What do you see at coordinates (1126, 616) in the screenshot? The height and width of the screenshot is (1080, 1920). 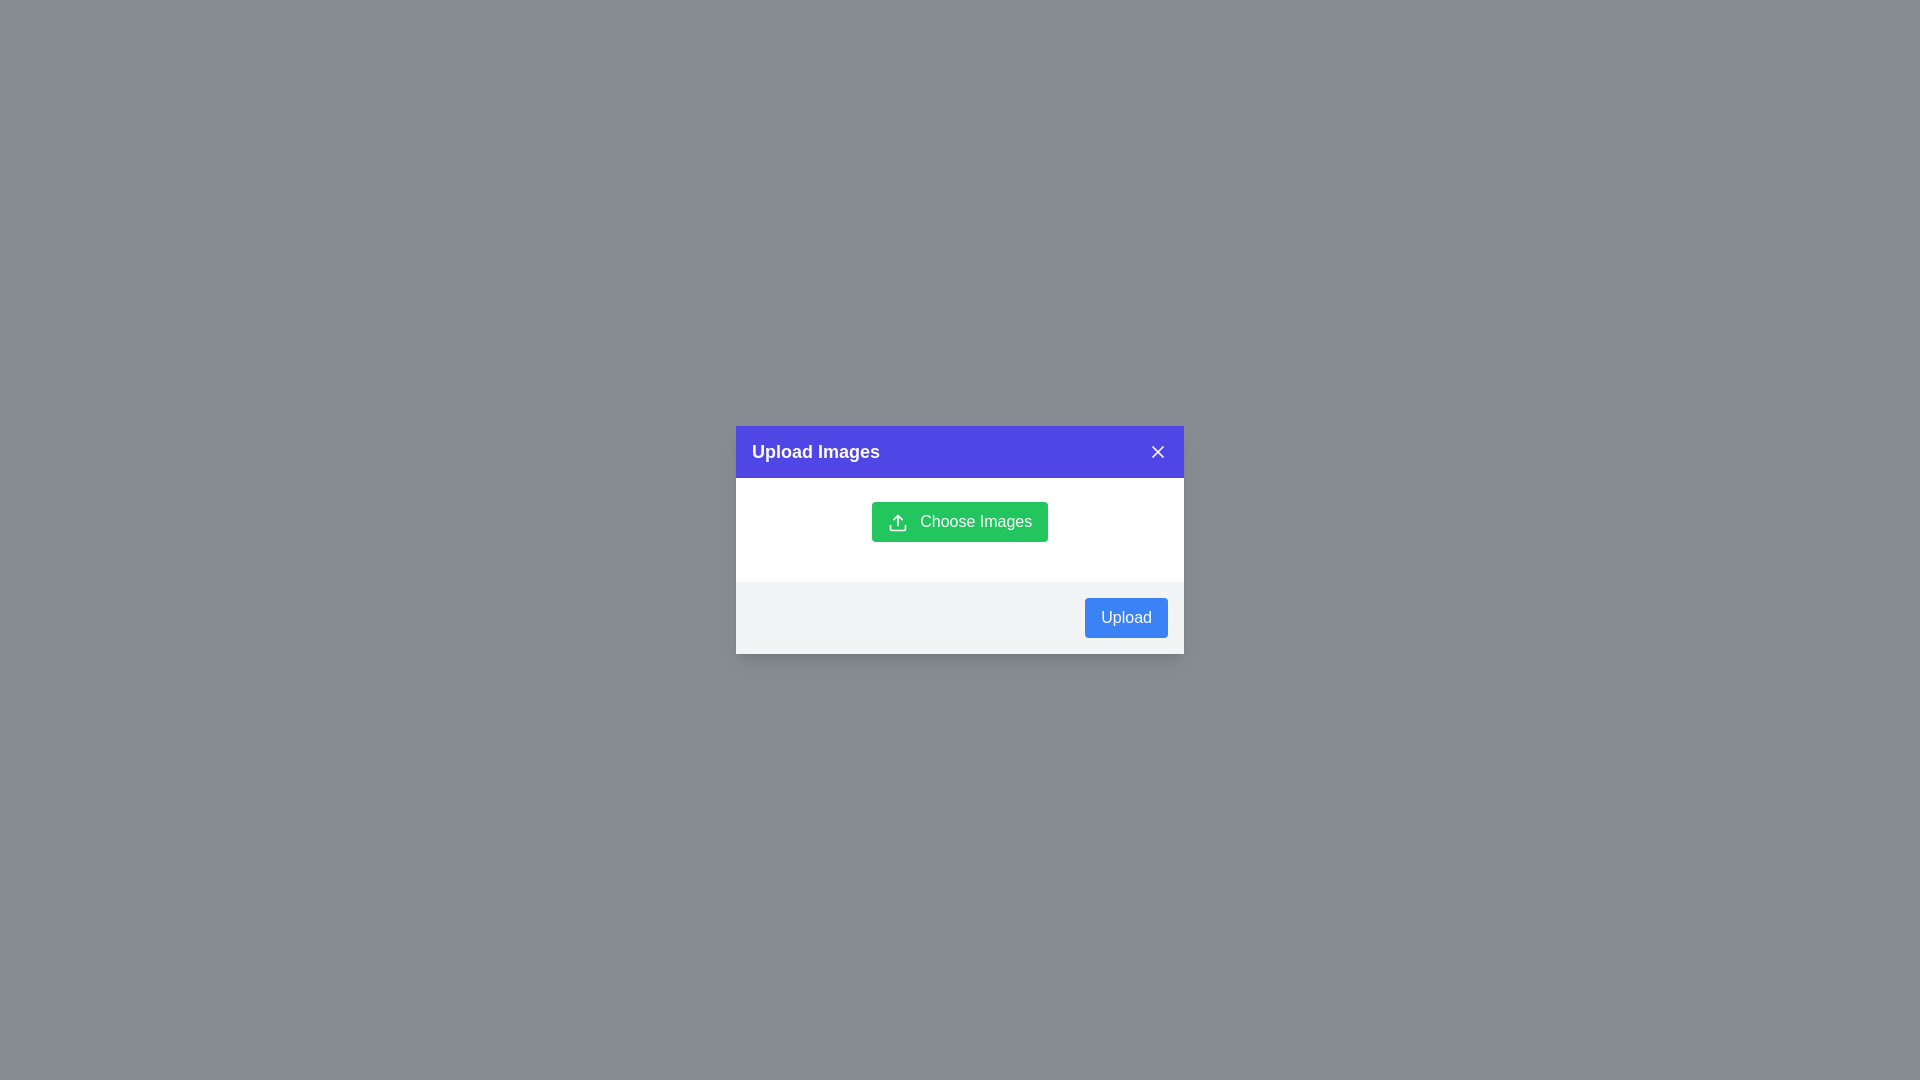 I see `the 'Upload' button to initiate the upload process` at bounding box center [1126, 616].